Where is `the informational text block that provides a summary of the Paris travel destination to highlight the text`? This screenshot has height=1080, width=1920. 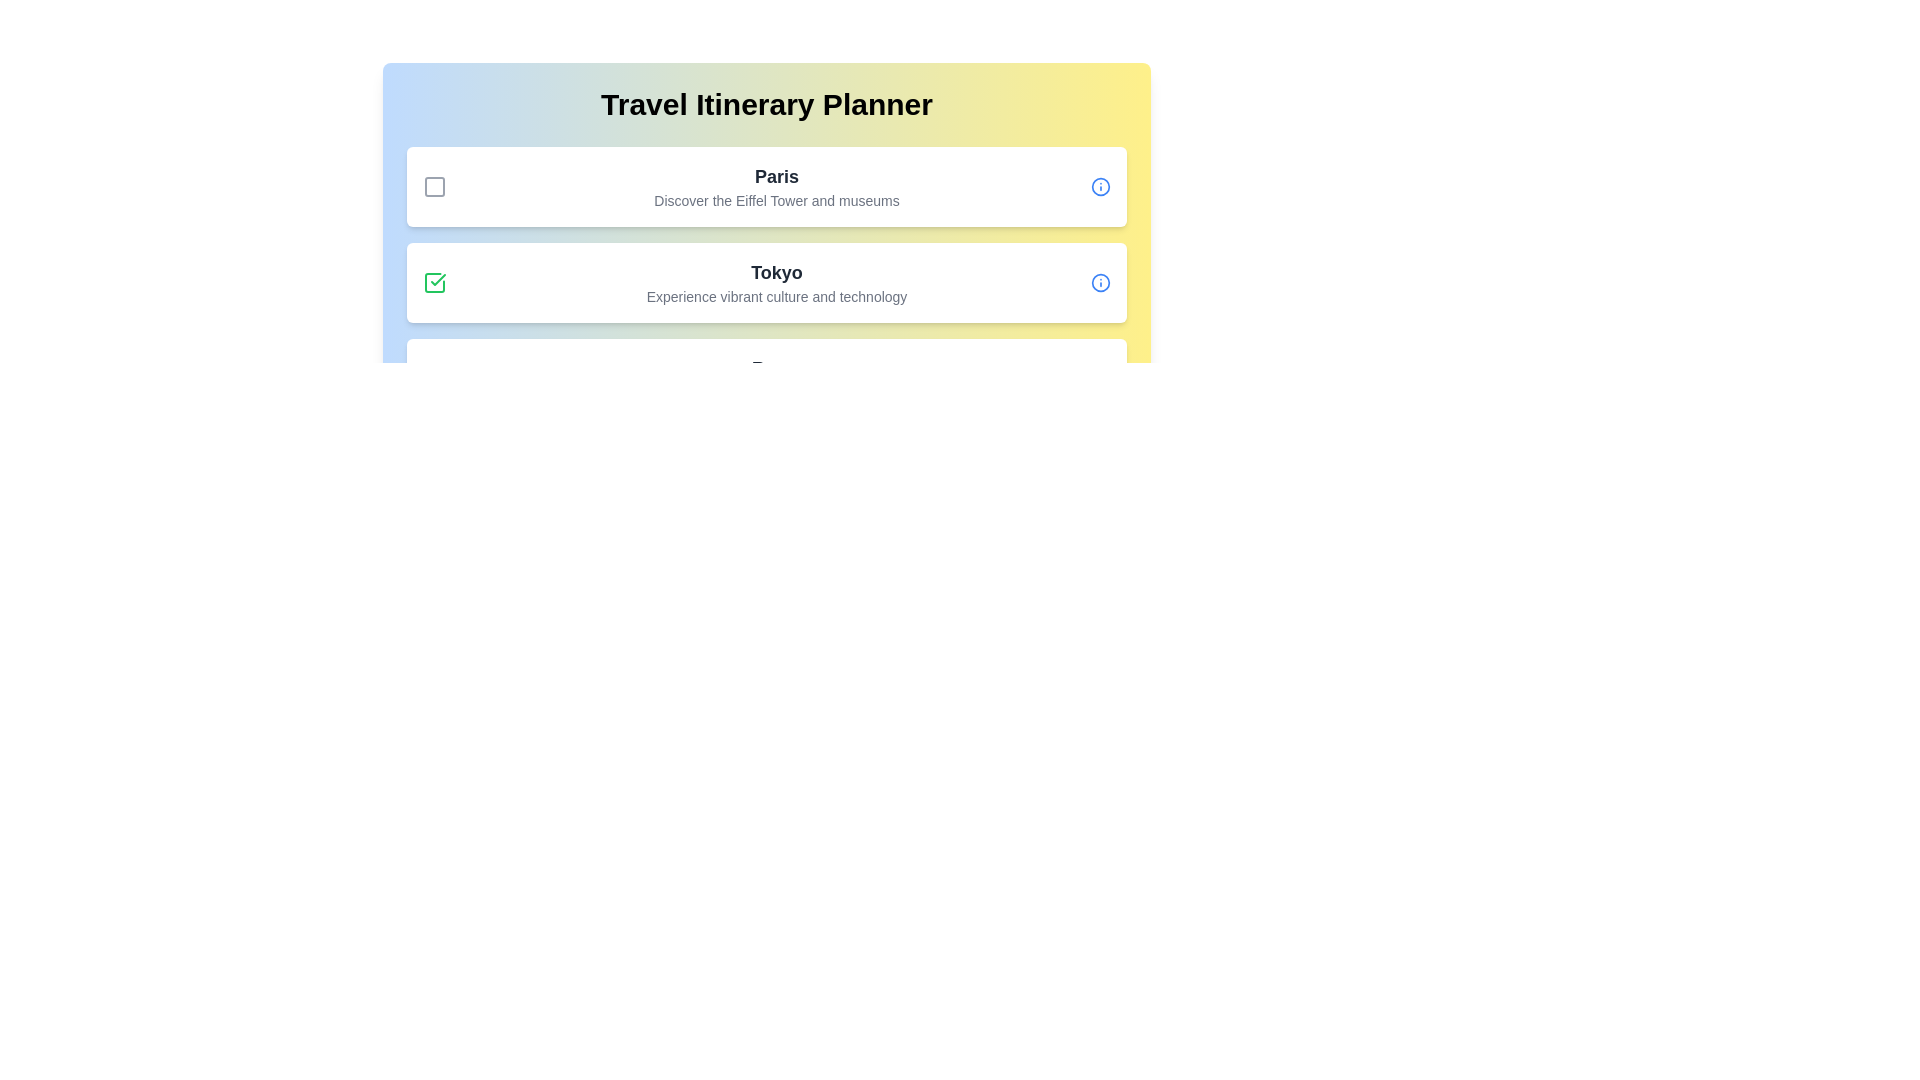 the informational text block that provides a summary of the Paris travel destination to highlight the text is located at coordinates (776, 186).